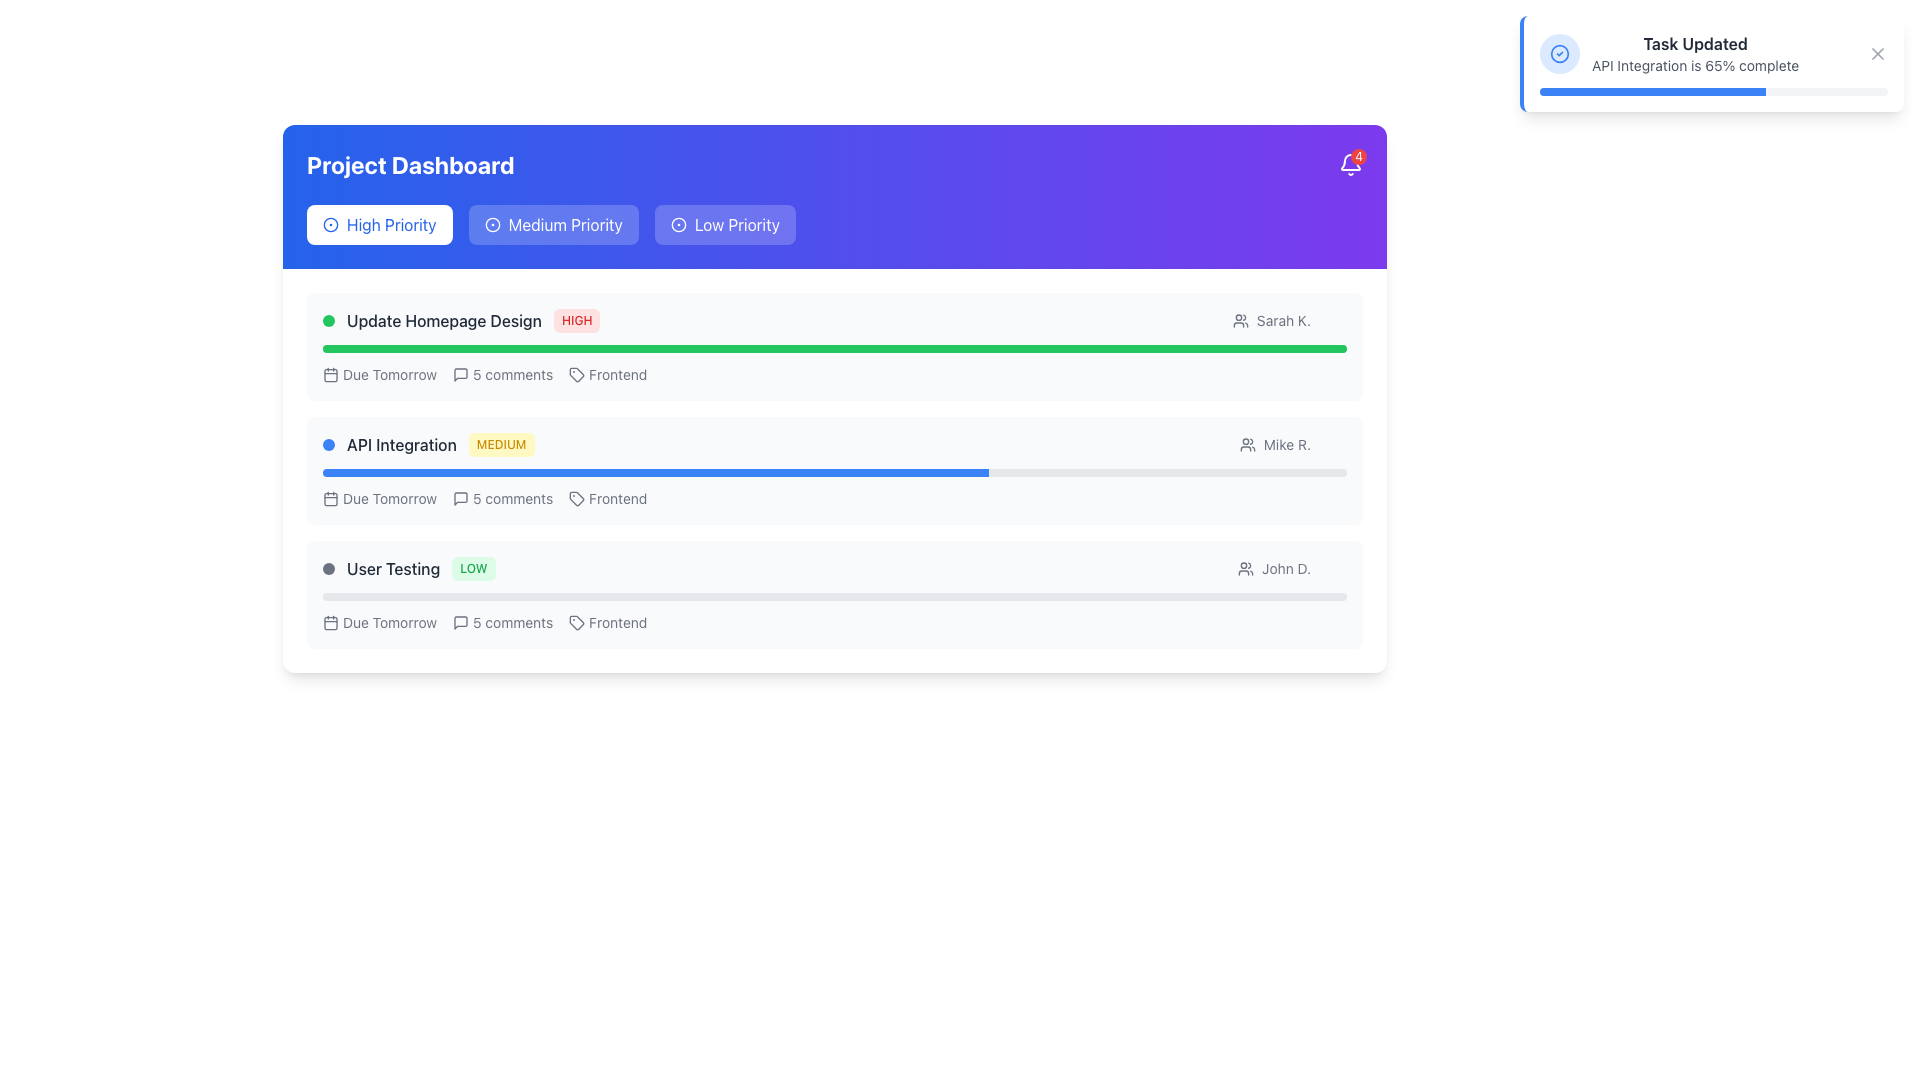 The image size is (1920, 1080). Describe the element at coordinates (835, 347) in the screenshot. I see `the progress bar indicating task progress in the 'Update Homepage Design' card` at that location.